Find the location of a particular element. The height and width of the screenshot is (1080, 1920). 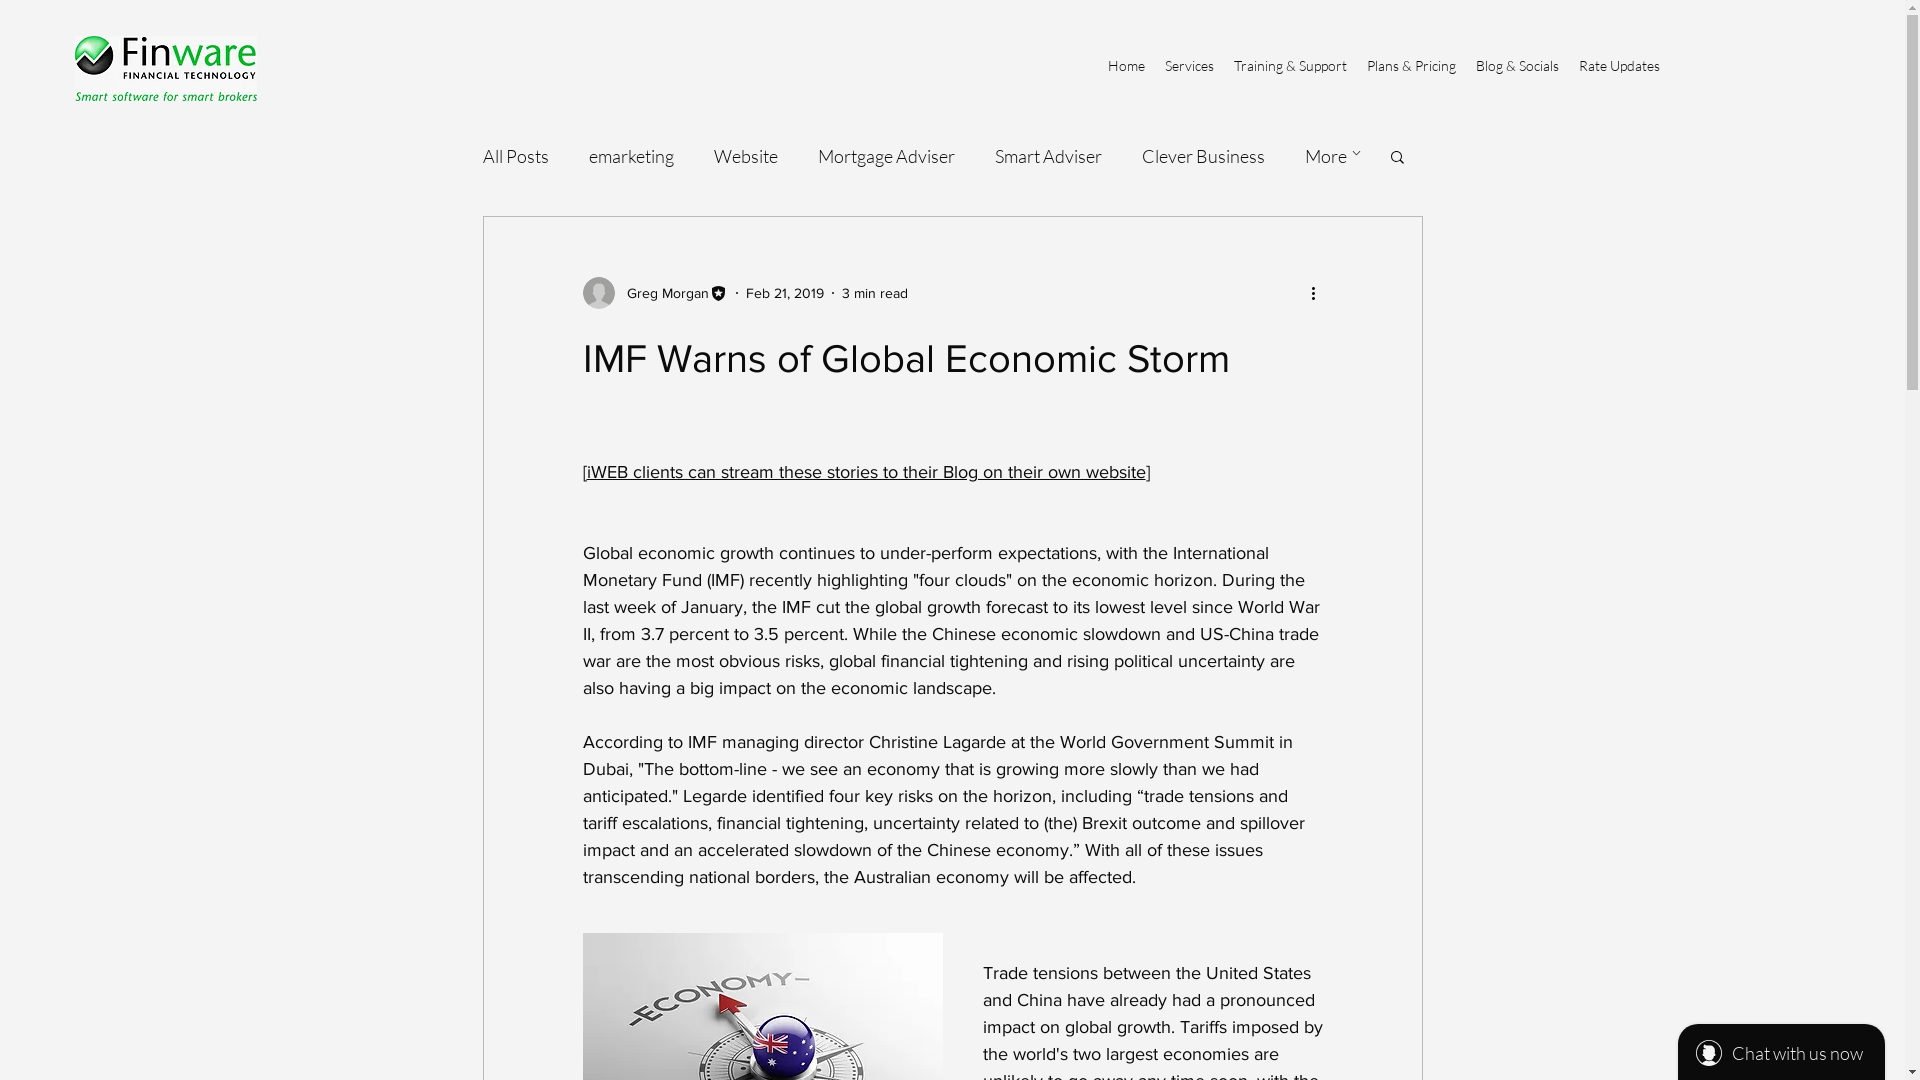

'Website' is located at coordinates (744, 154).